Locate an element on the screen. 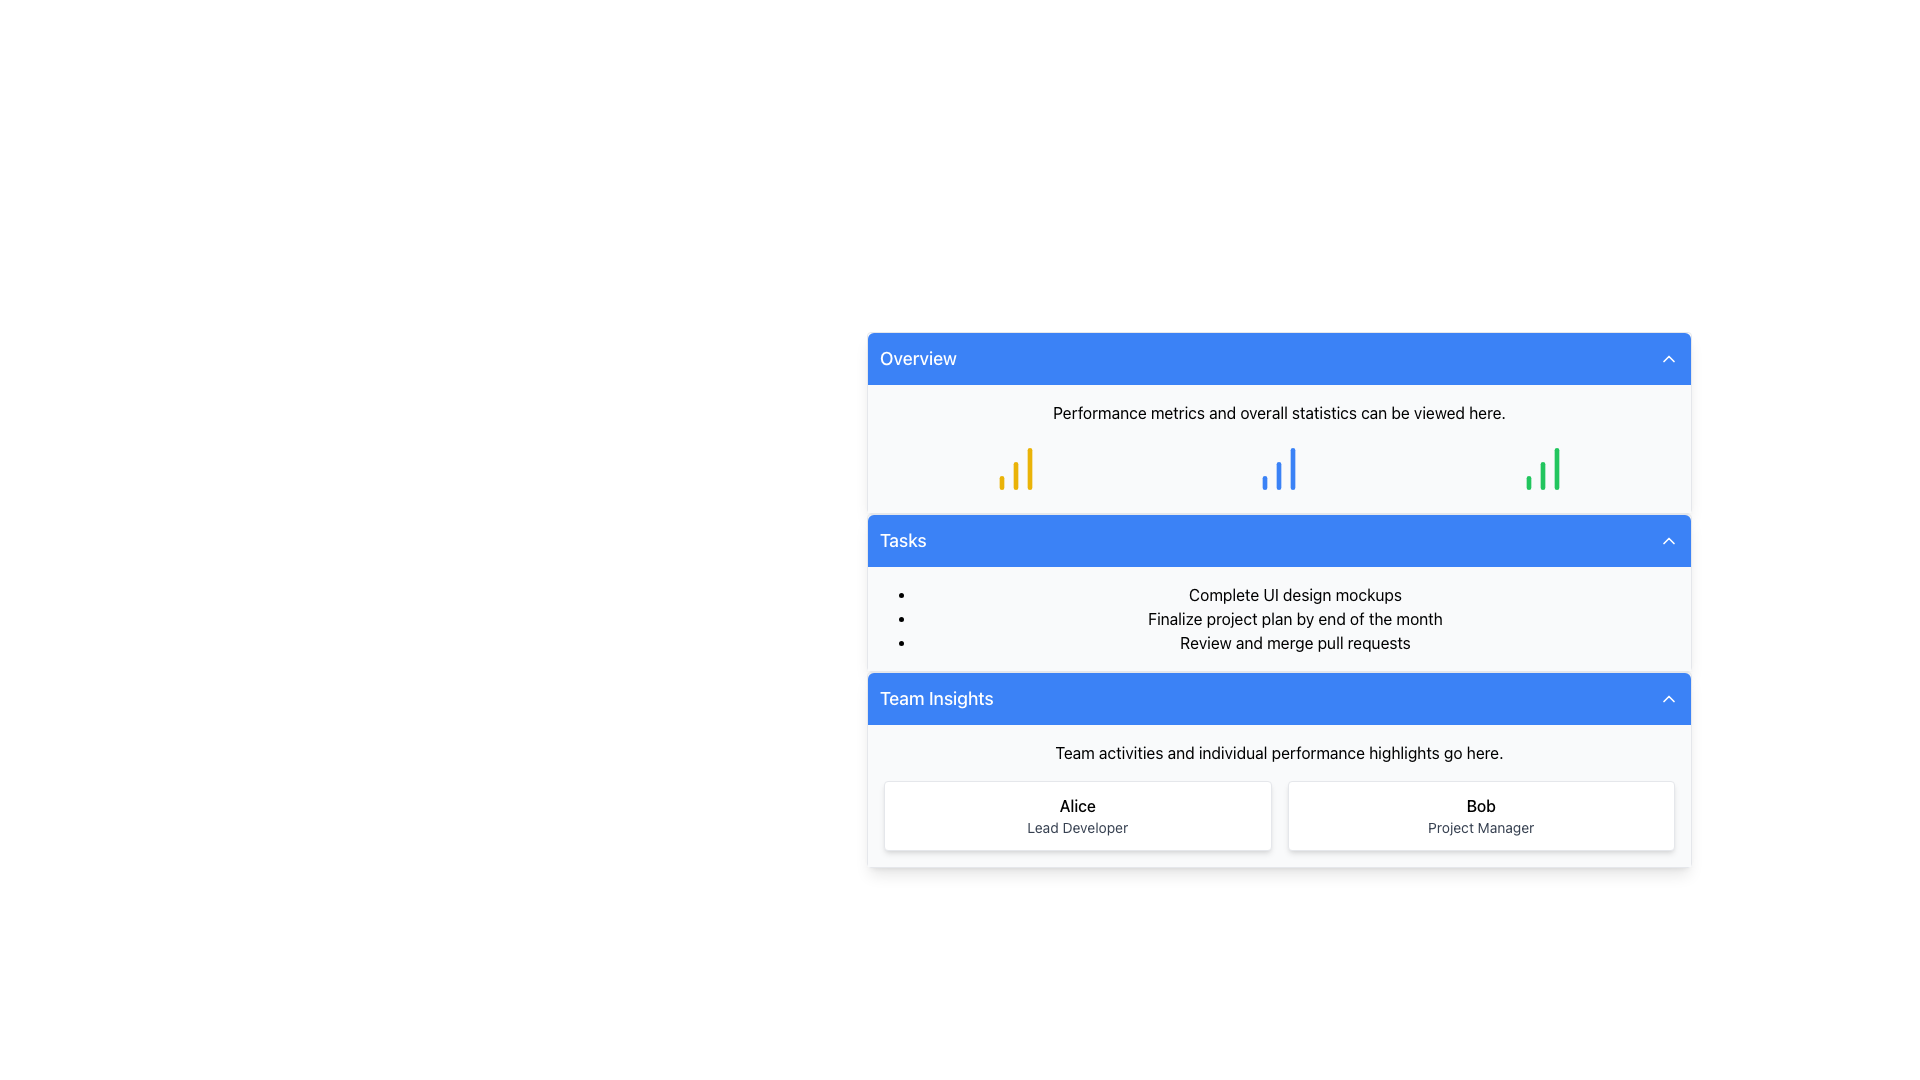 This screenshot has width=1920, height=1080. the informational text that describes 'Alice' located directly below her name in the card within the 'Team Insights' panel is located at coordinates (1076, 828).